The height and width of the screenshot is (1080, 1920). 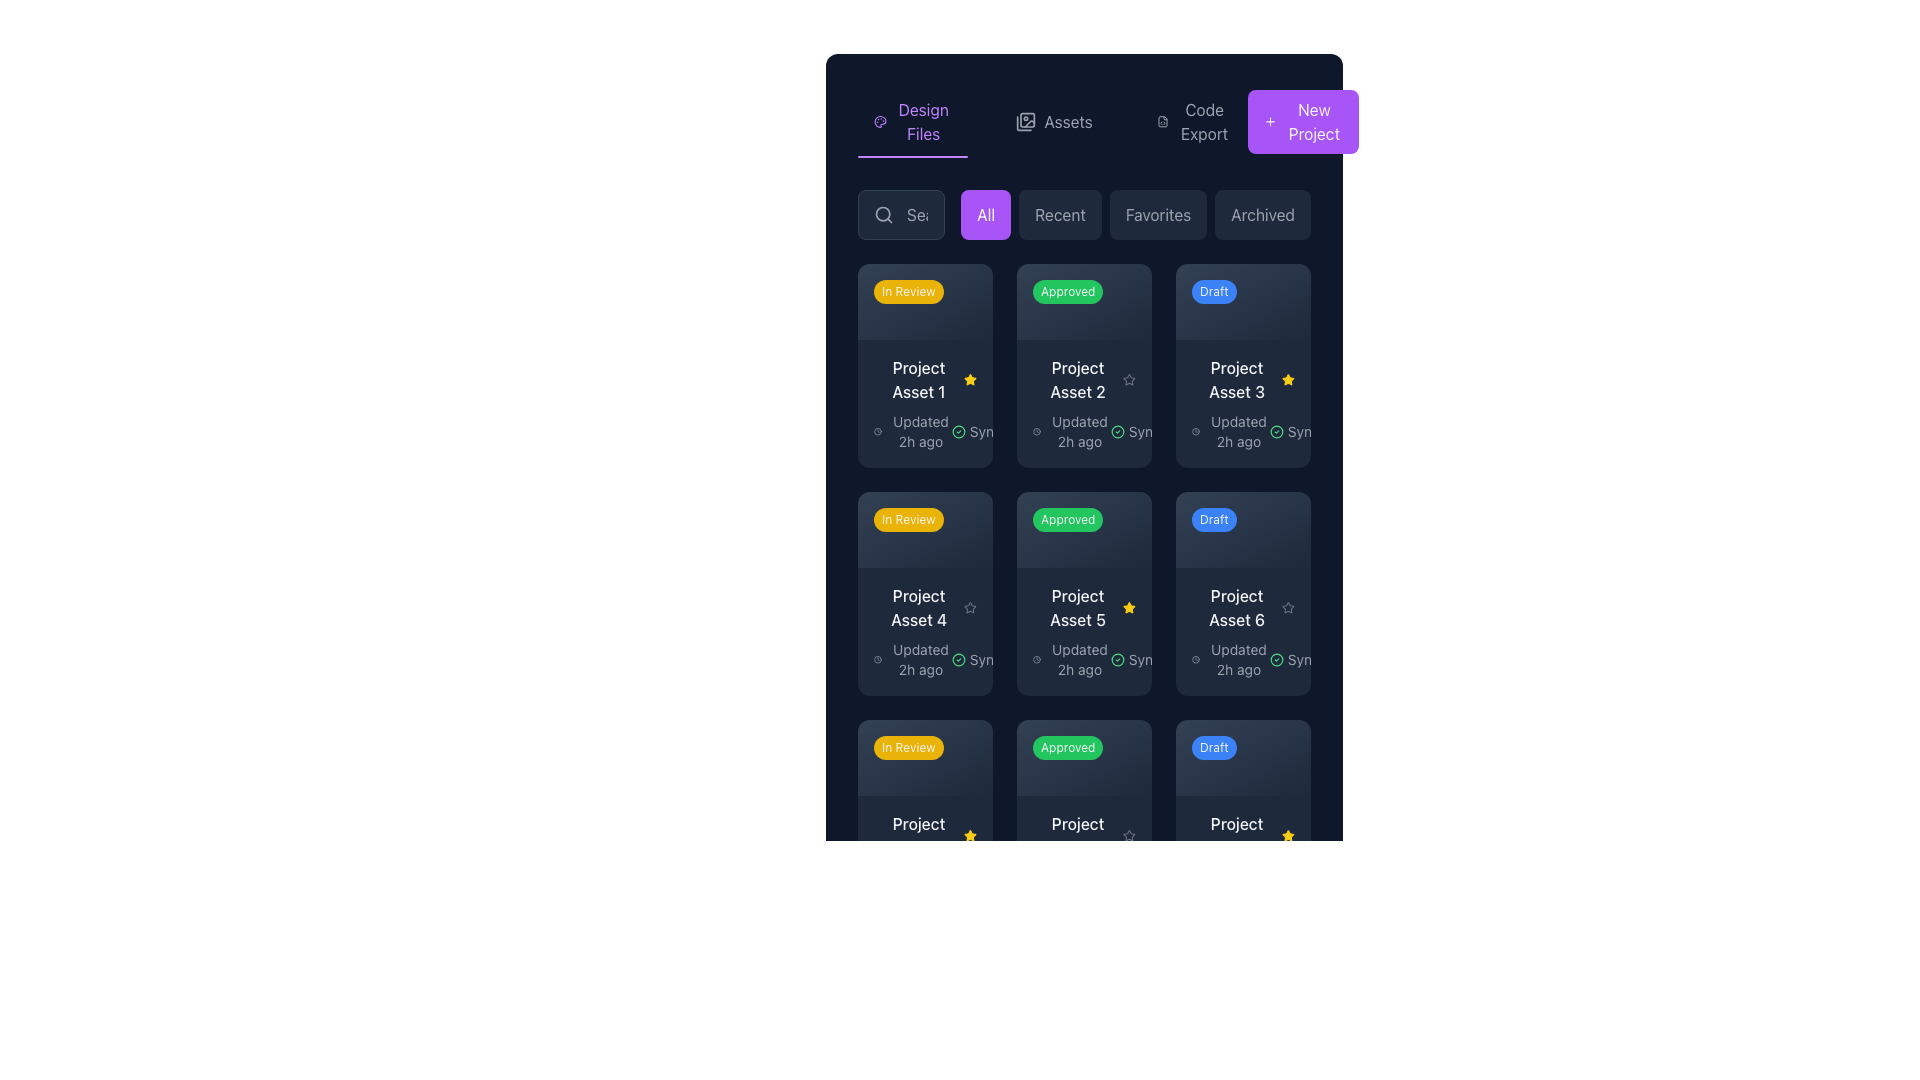 I want to click on the star icon that signifies the favorite status for 'Project Asset 9', located at the rightmost side of the header section, so click(x=1288, y=835).